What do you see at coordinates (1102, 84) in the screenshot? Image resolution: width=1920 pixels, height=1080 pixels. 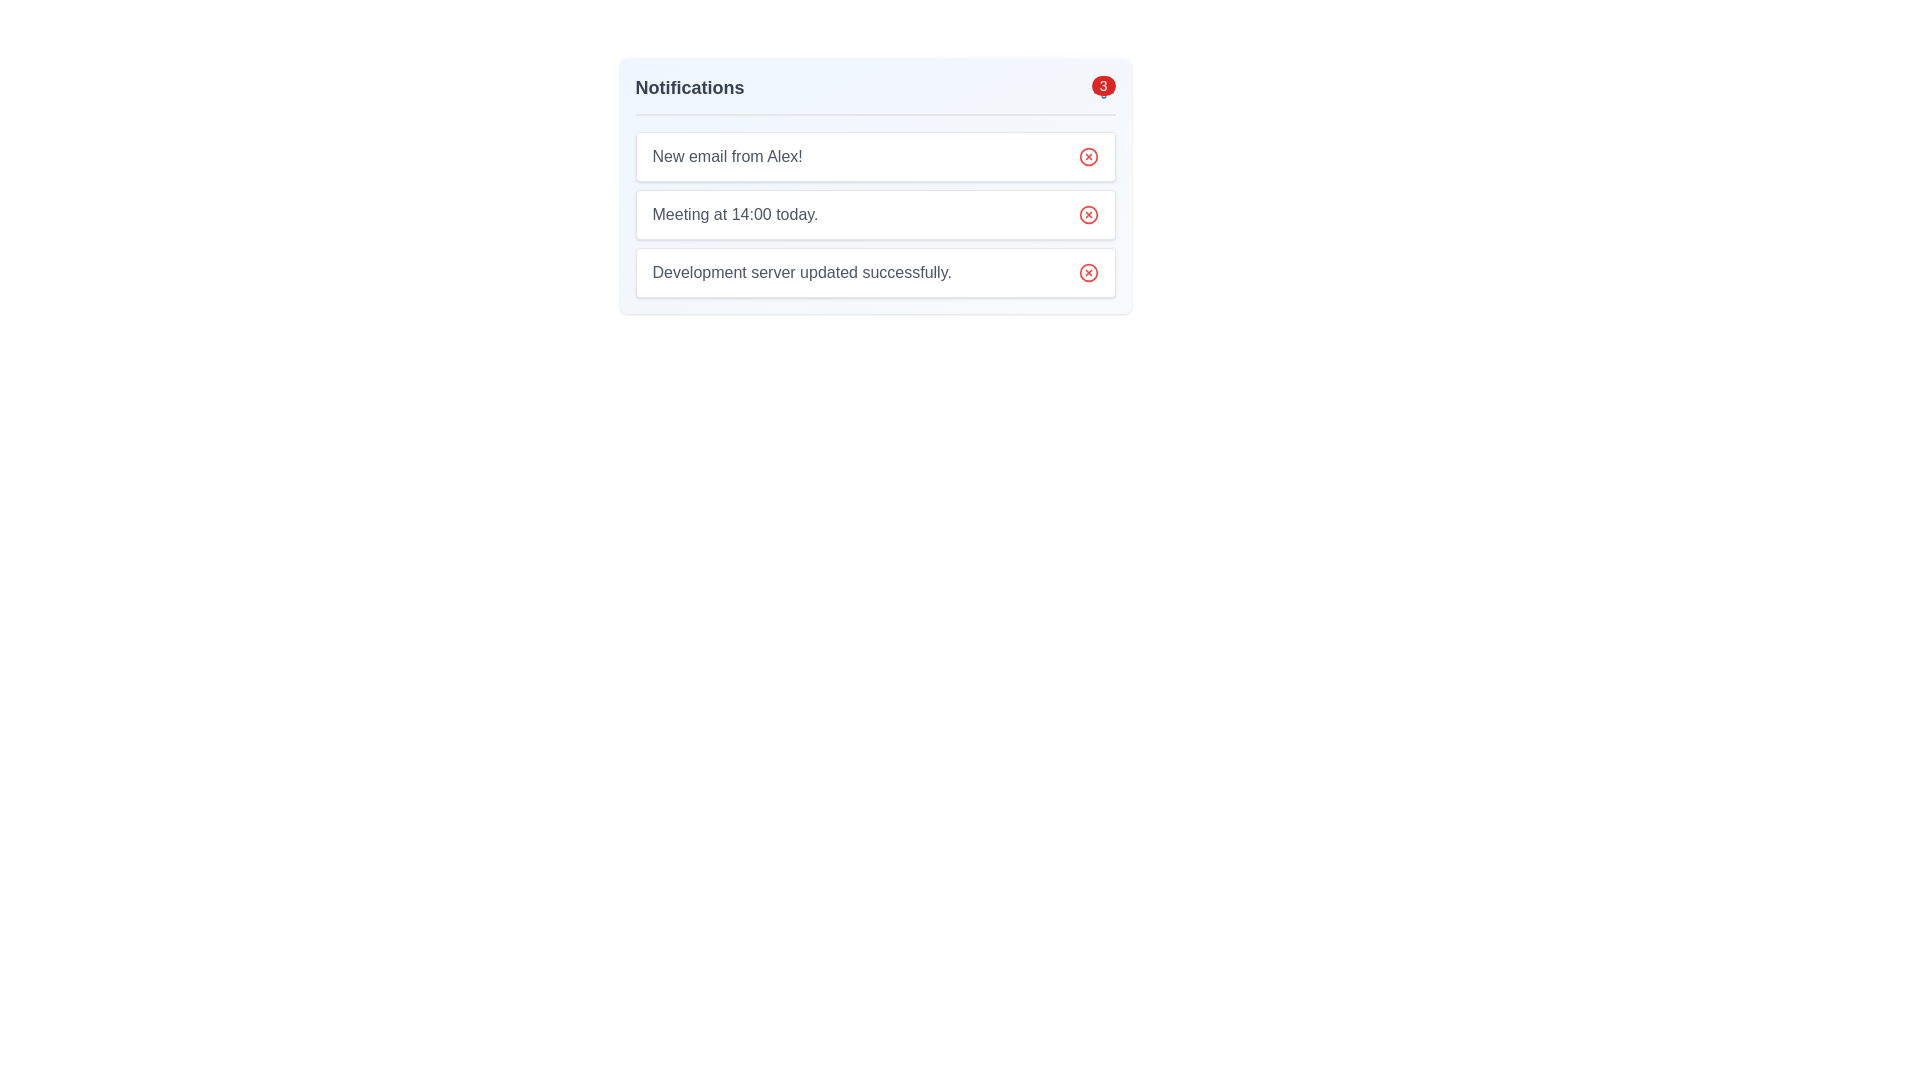 I see `the visual notification badge displaying the digit '3', which is a rounded badge with a red background positioned over the top-right corner of a blue bell icon` at bounding box center [1102, 84].